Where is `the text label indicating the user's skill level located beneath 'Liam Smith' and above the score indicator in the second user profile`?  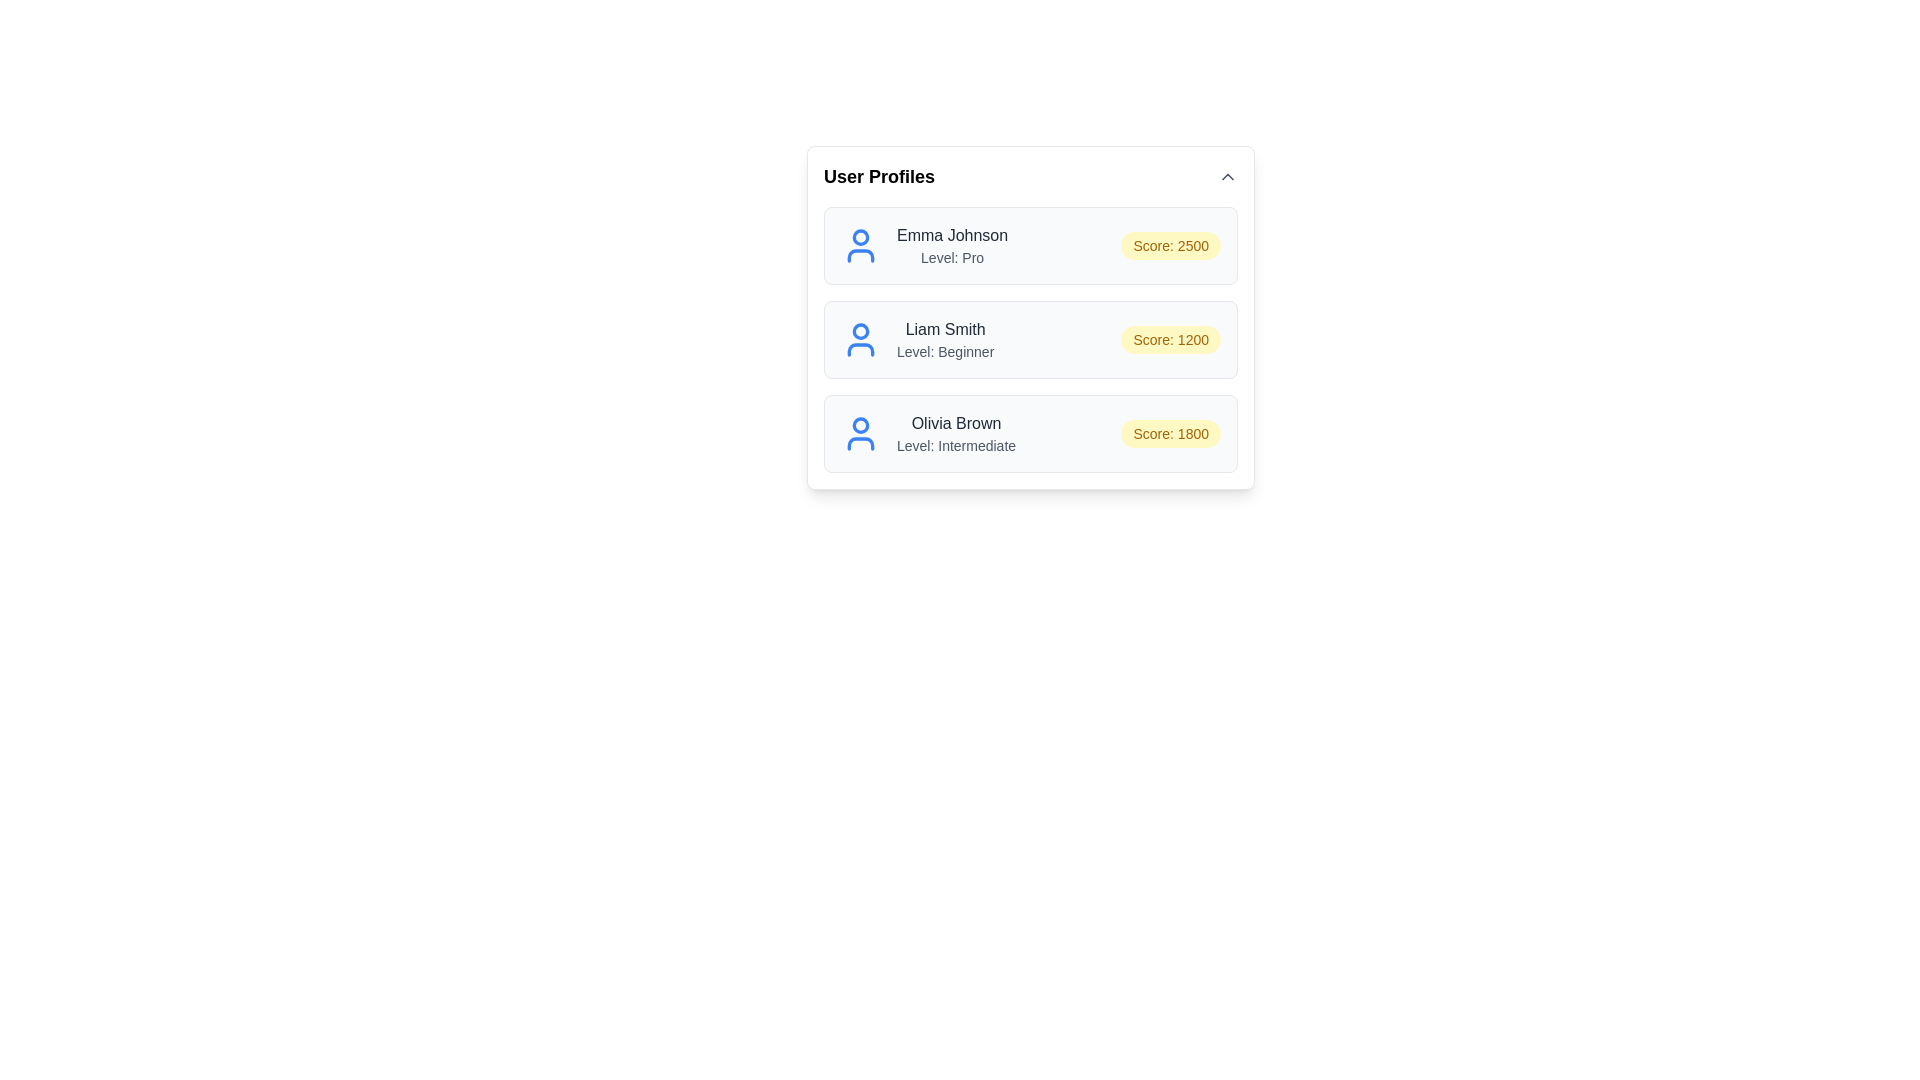 the text label indicating the user's skill level located beneath 'Liam Smith' and above the score indicator in the second user profile is located at coordinates (944, 350).